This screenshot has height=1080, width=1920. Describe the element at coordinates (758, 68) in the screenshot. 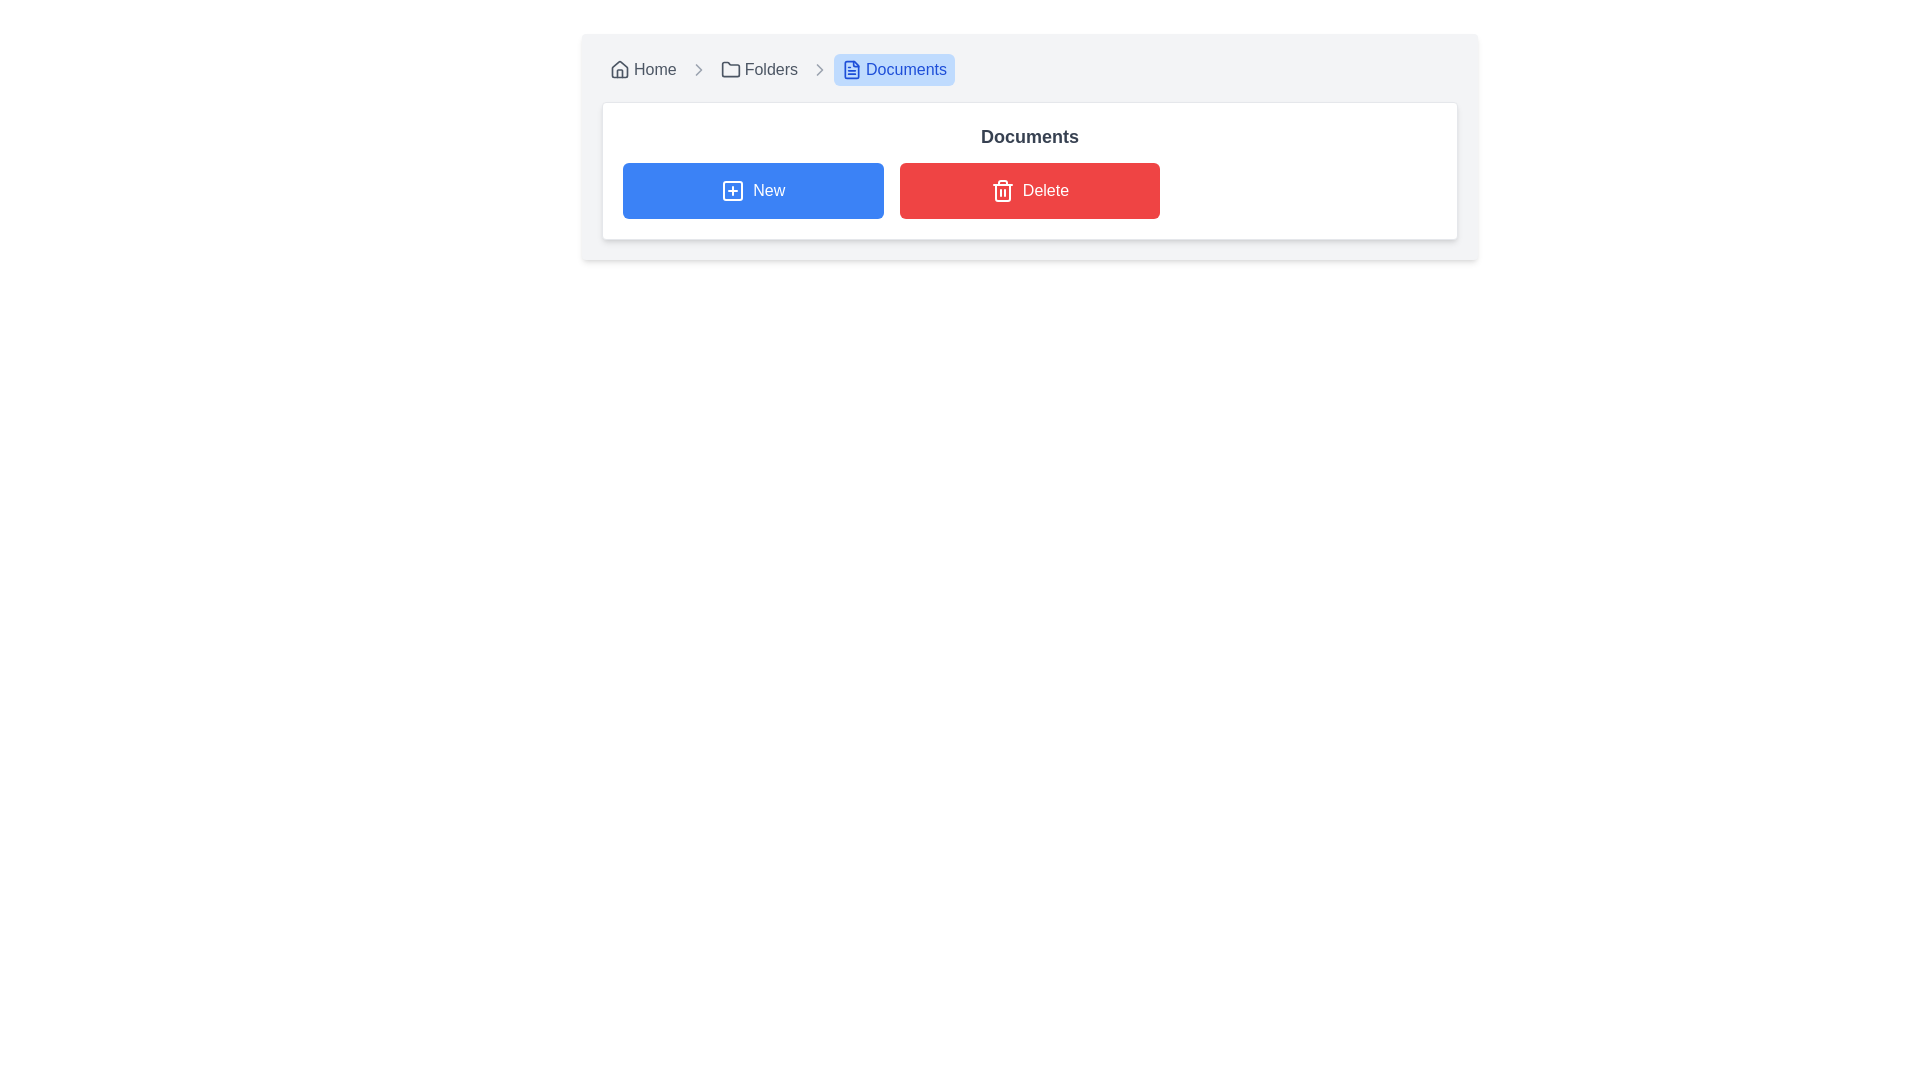

I see `the 'Folders' navigation link located in the breadcrumb row between 'Home' and 'Documents'` at that location.